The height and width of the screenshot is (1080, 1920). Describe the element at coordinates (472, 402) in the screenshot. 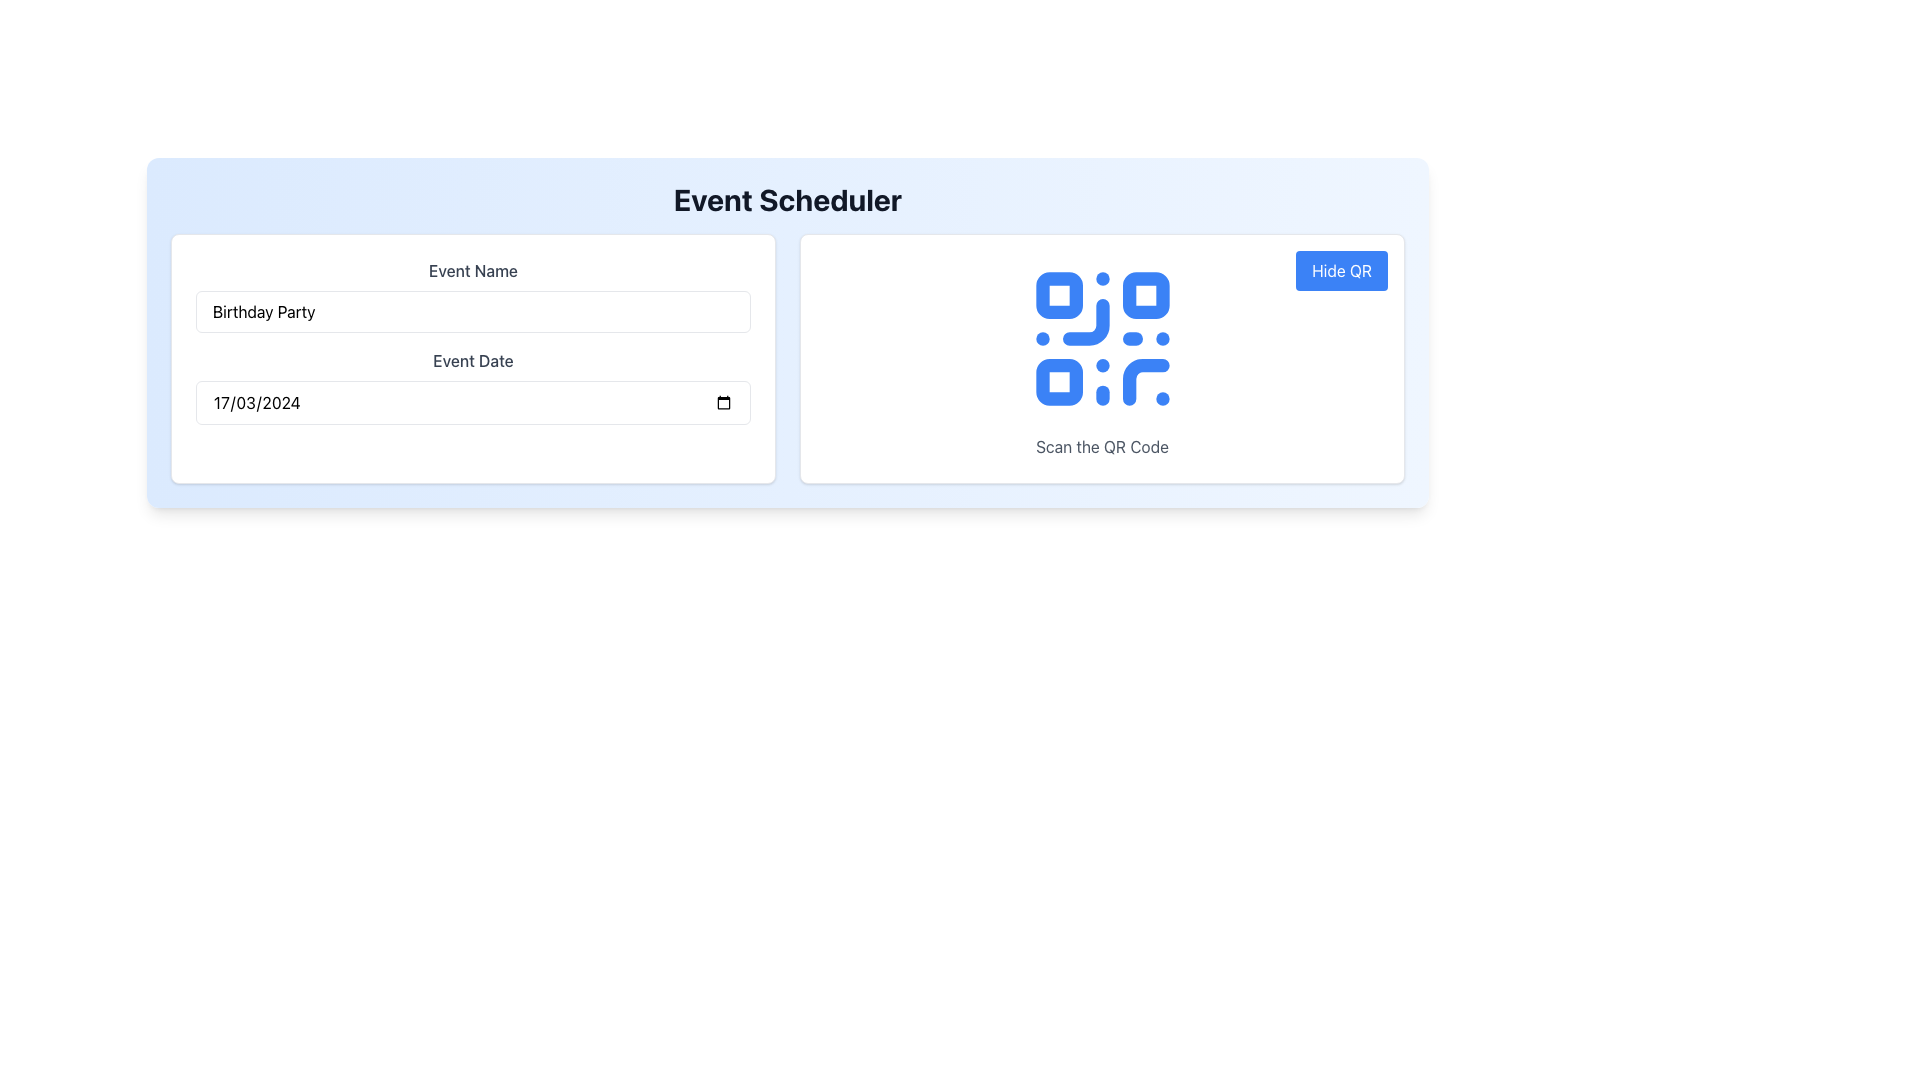

I see `the date input field with the placeholder '17/03/2024' to enable keyboard interactions` at that location.